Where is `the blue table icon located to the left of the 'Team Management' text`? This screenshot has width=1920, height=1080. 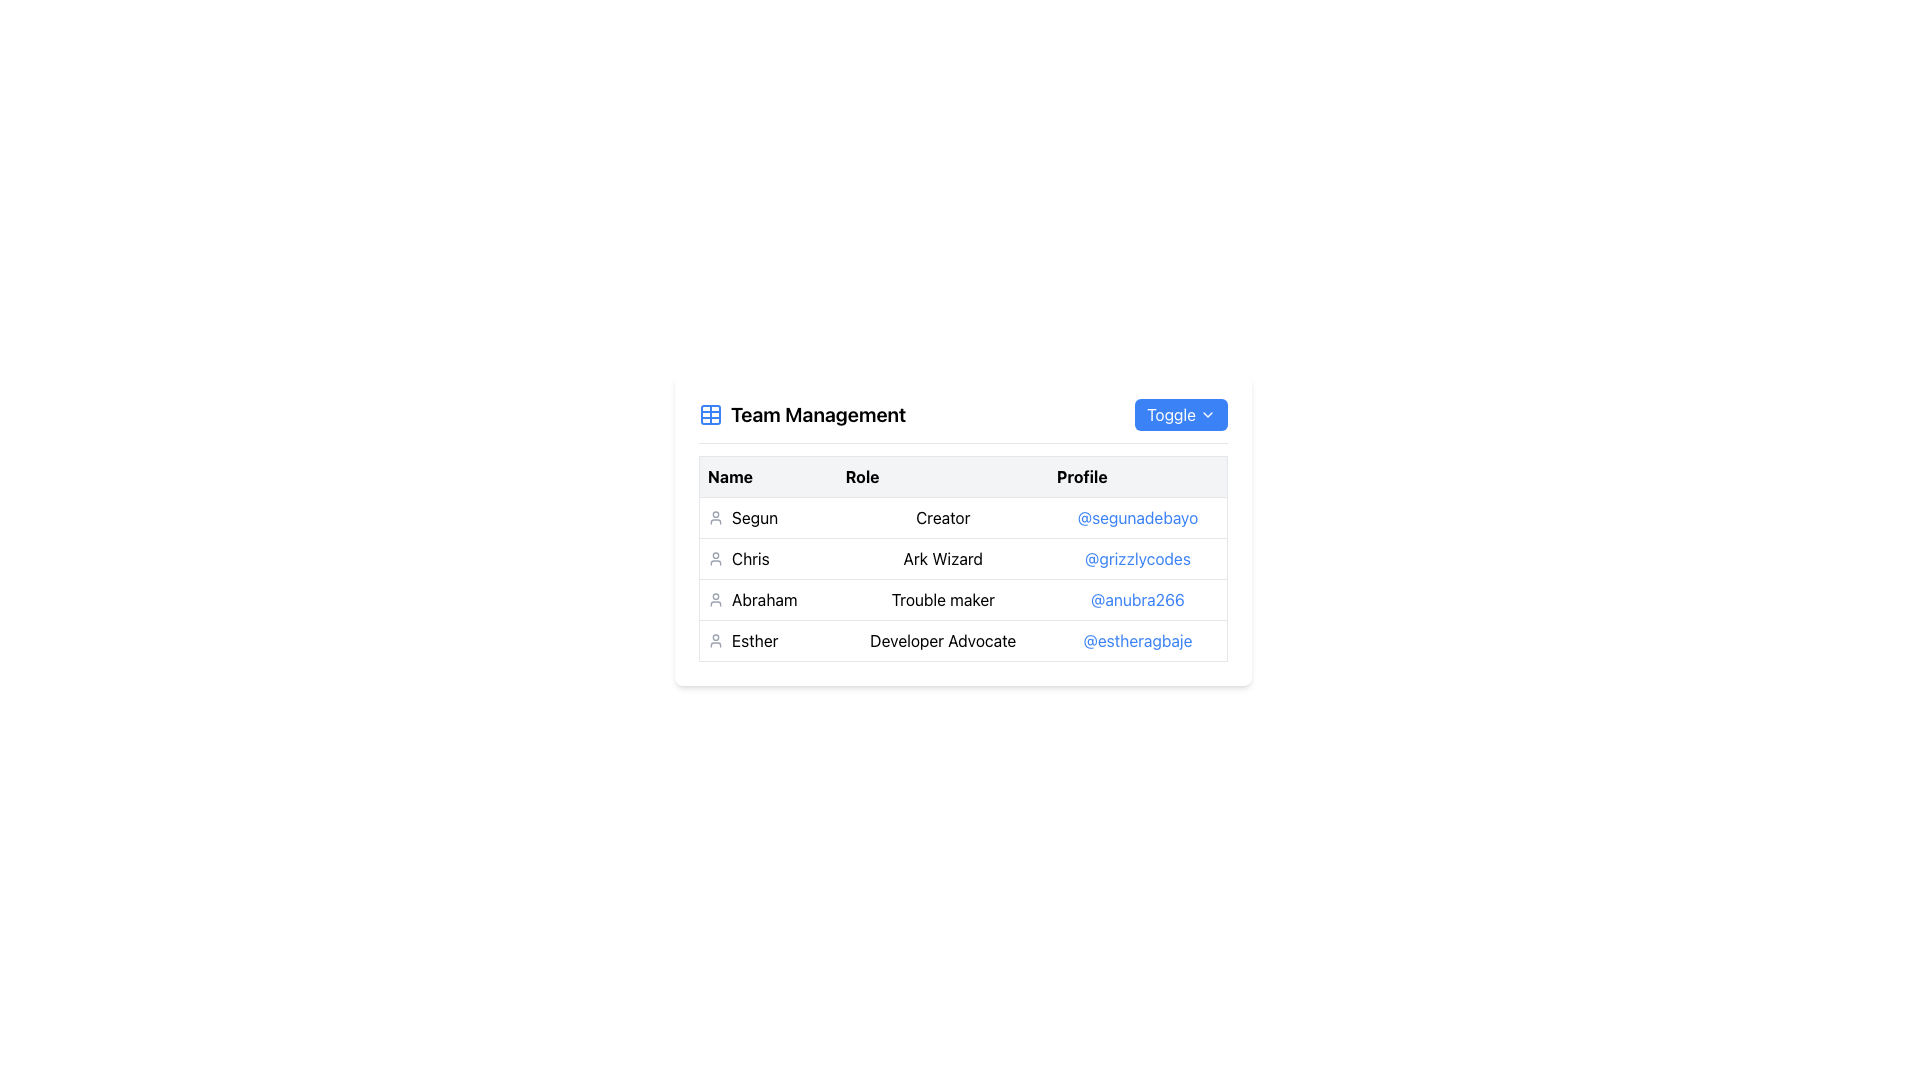 the blue table icon located to the left of the 'Team Management' text is located at coordinates (710, 414).